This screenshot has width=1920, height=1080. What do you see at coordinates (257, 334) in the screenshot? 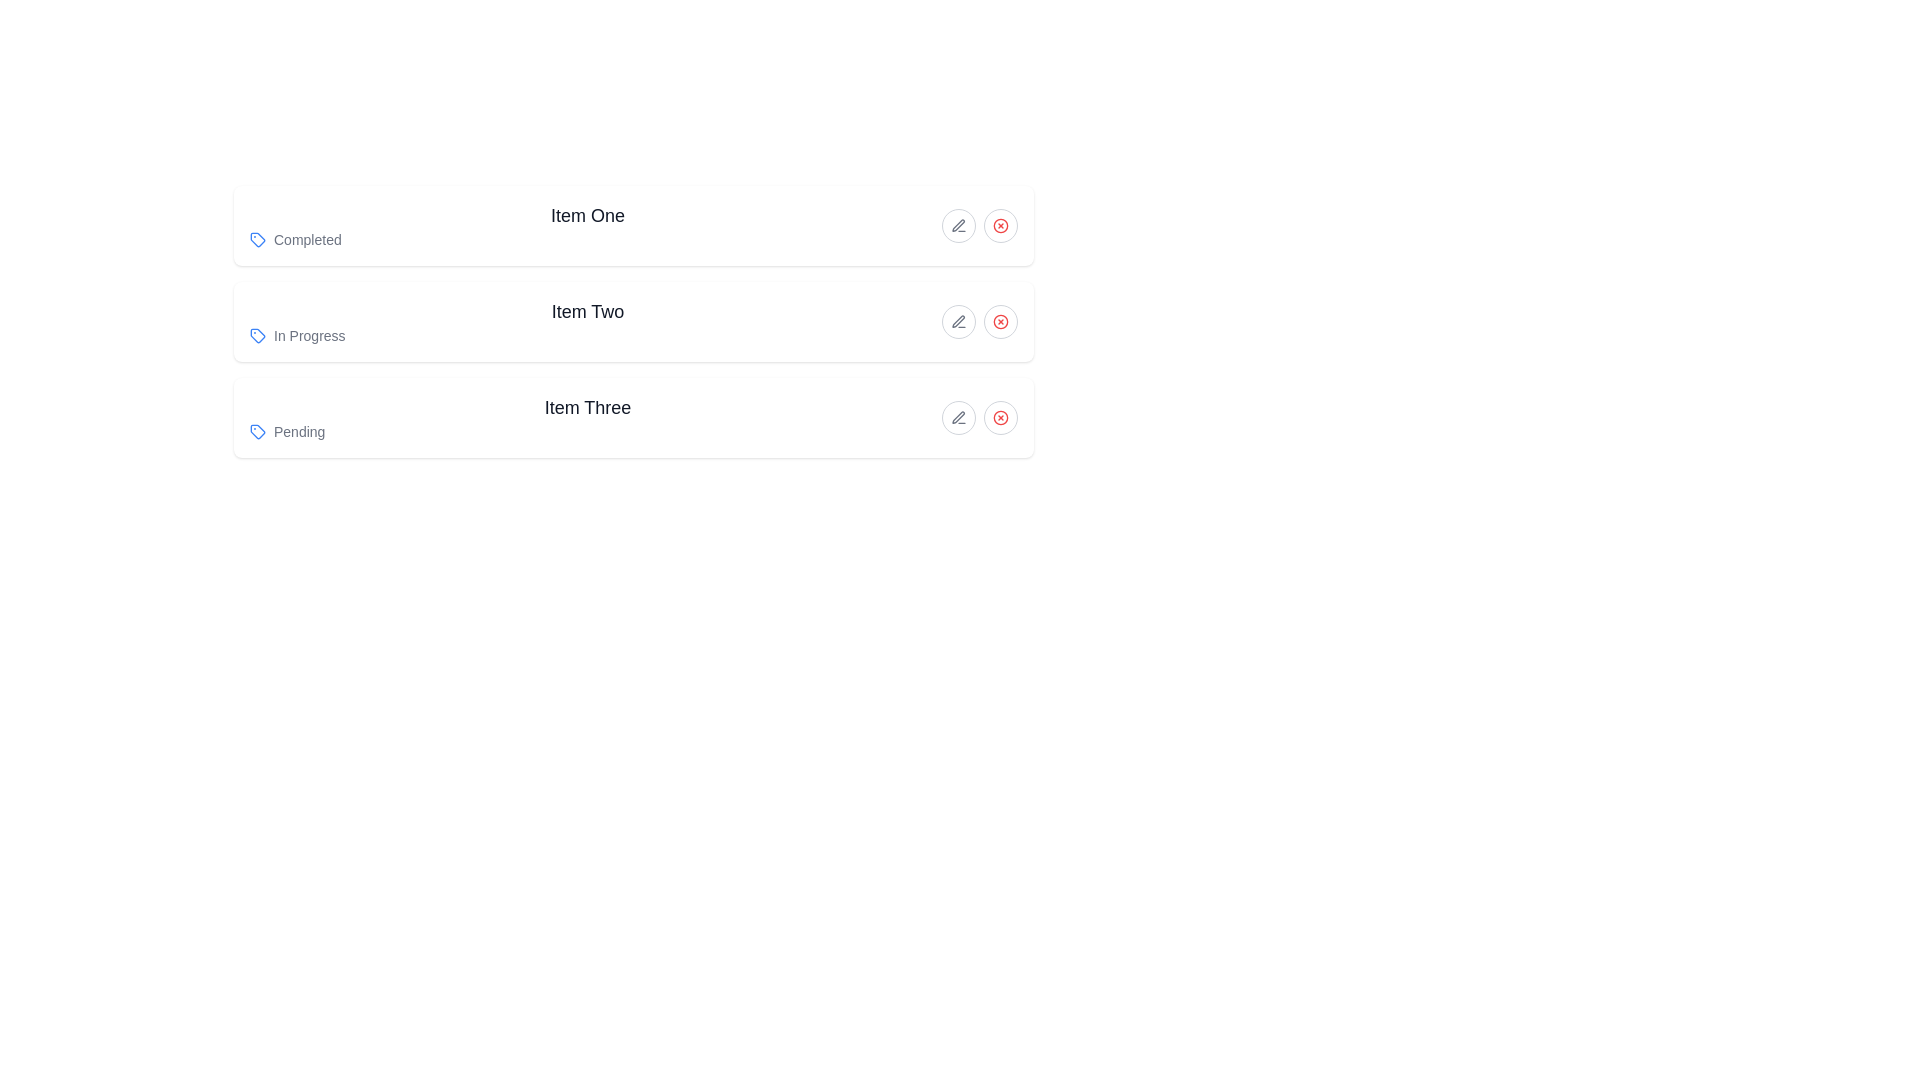
I see `the status icon located to the left of the label 'Completed', 'In Progress', or 'Pending' for items labeled as 'Item One', 'Item Two', and 'Item Three'` at bounding box center [257, 334].